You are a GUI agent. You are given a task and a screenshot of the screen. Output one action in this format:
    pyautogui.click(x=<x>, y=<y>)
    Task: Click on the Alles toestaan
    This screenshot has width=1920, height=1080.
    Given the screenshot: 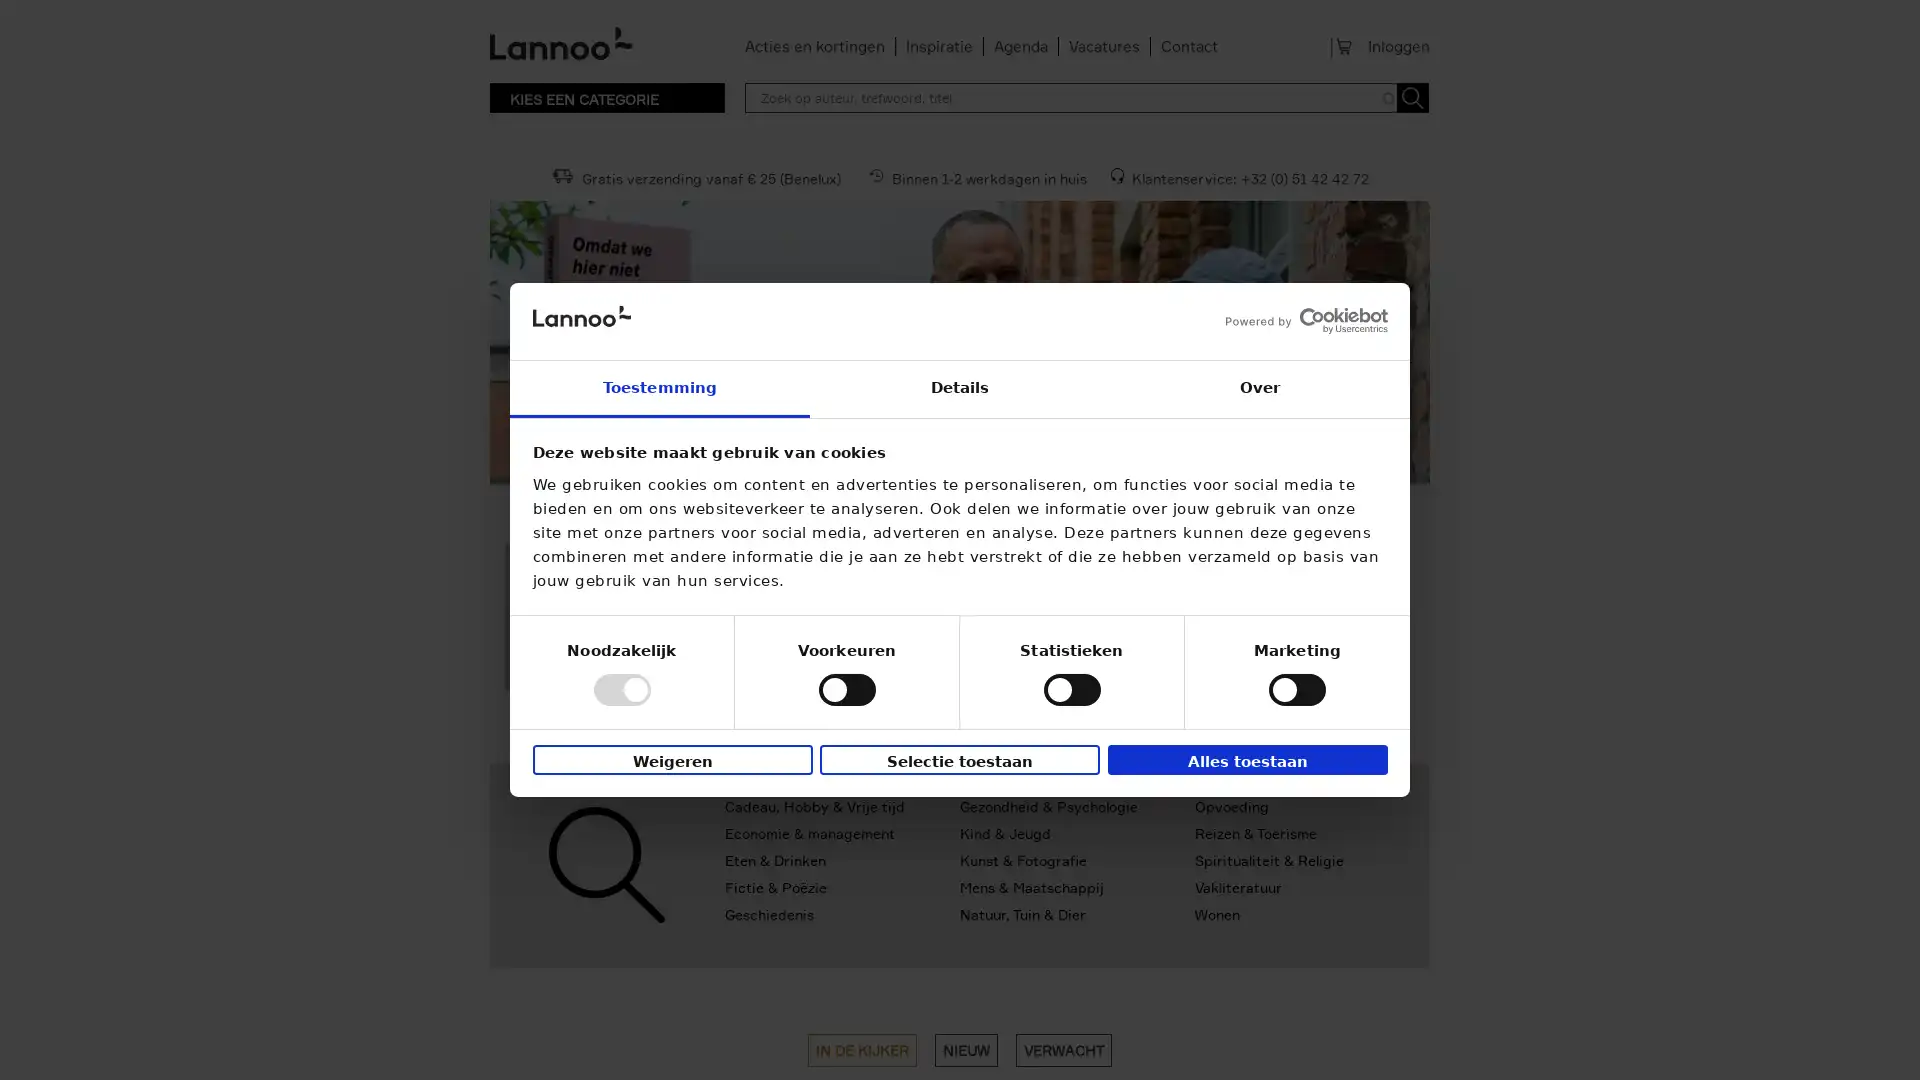 What is the action you would take?
    pyautogui.click(x=1246, y=759)
    